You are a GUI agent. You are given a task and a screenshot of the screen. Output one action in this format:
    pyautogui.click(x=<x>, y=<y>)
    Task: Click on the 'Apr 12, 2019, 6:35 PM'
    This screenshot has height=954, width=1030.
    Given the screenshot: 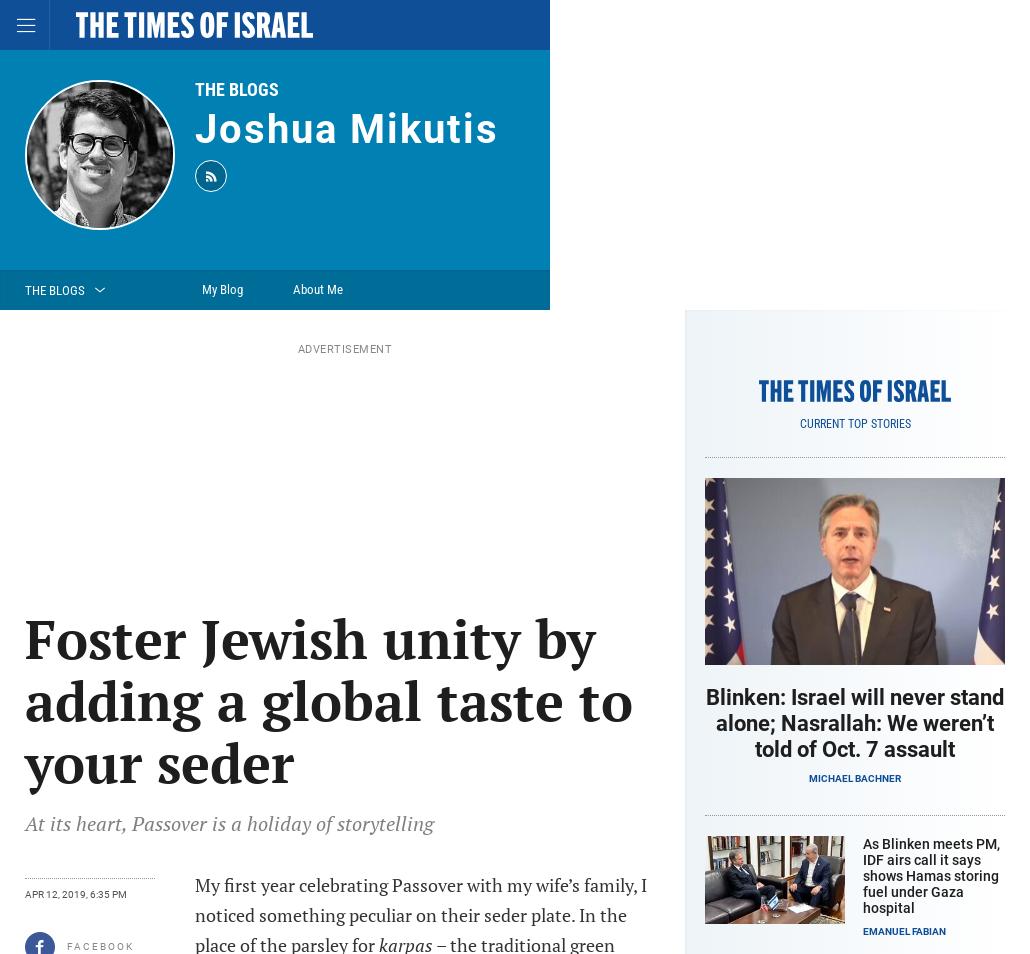 What is the action you would take?
    pyautogui.click(x=76, y=894)
    